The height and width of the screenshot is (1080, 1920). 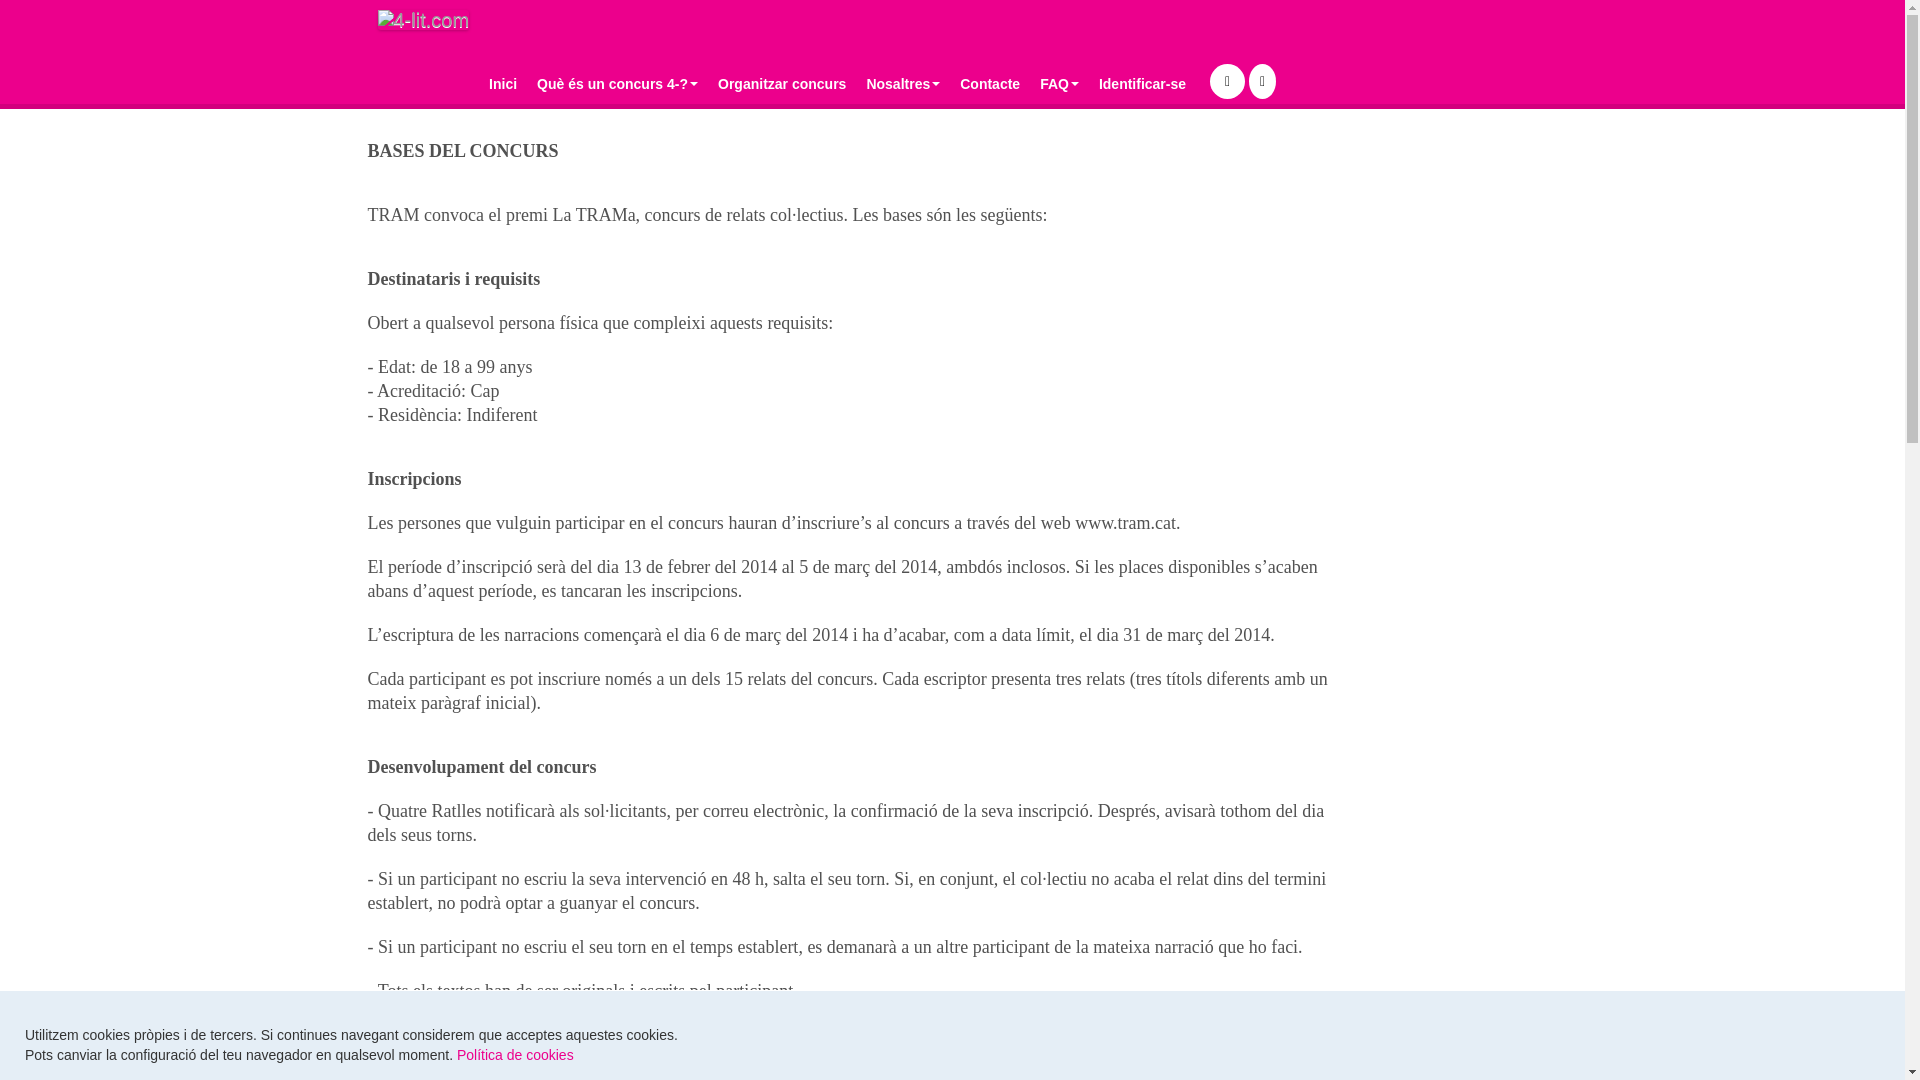 I want to click on 'Nosaltres', so click(x=855, y=83).